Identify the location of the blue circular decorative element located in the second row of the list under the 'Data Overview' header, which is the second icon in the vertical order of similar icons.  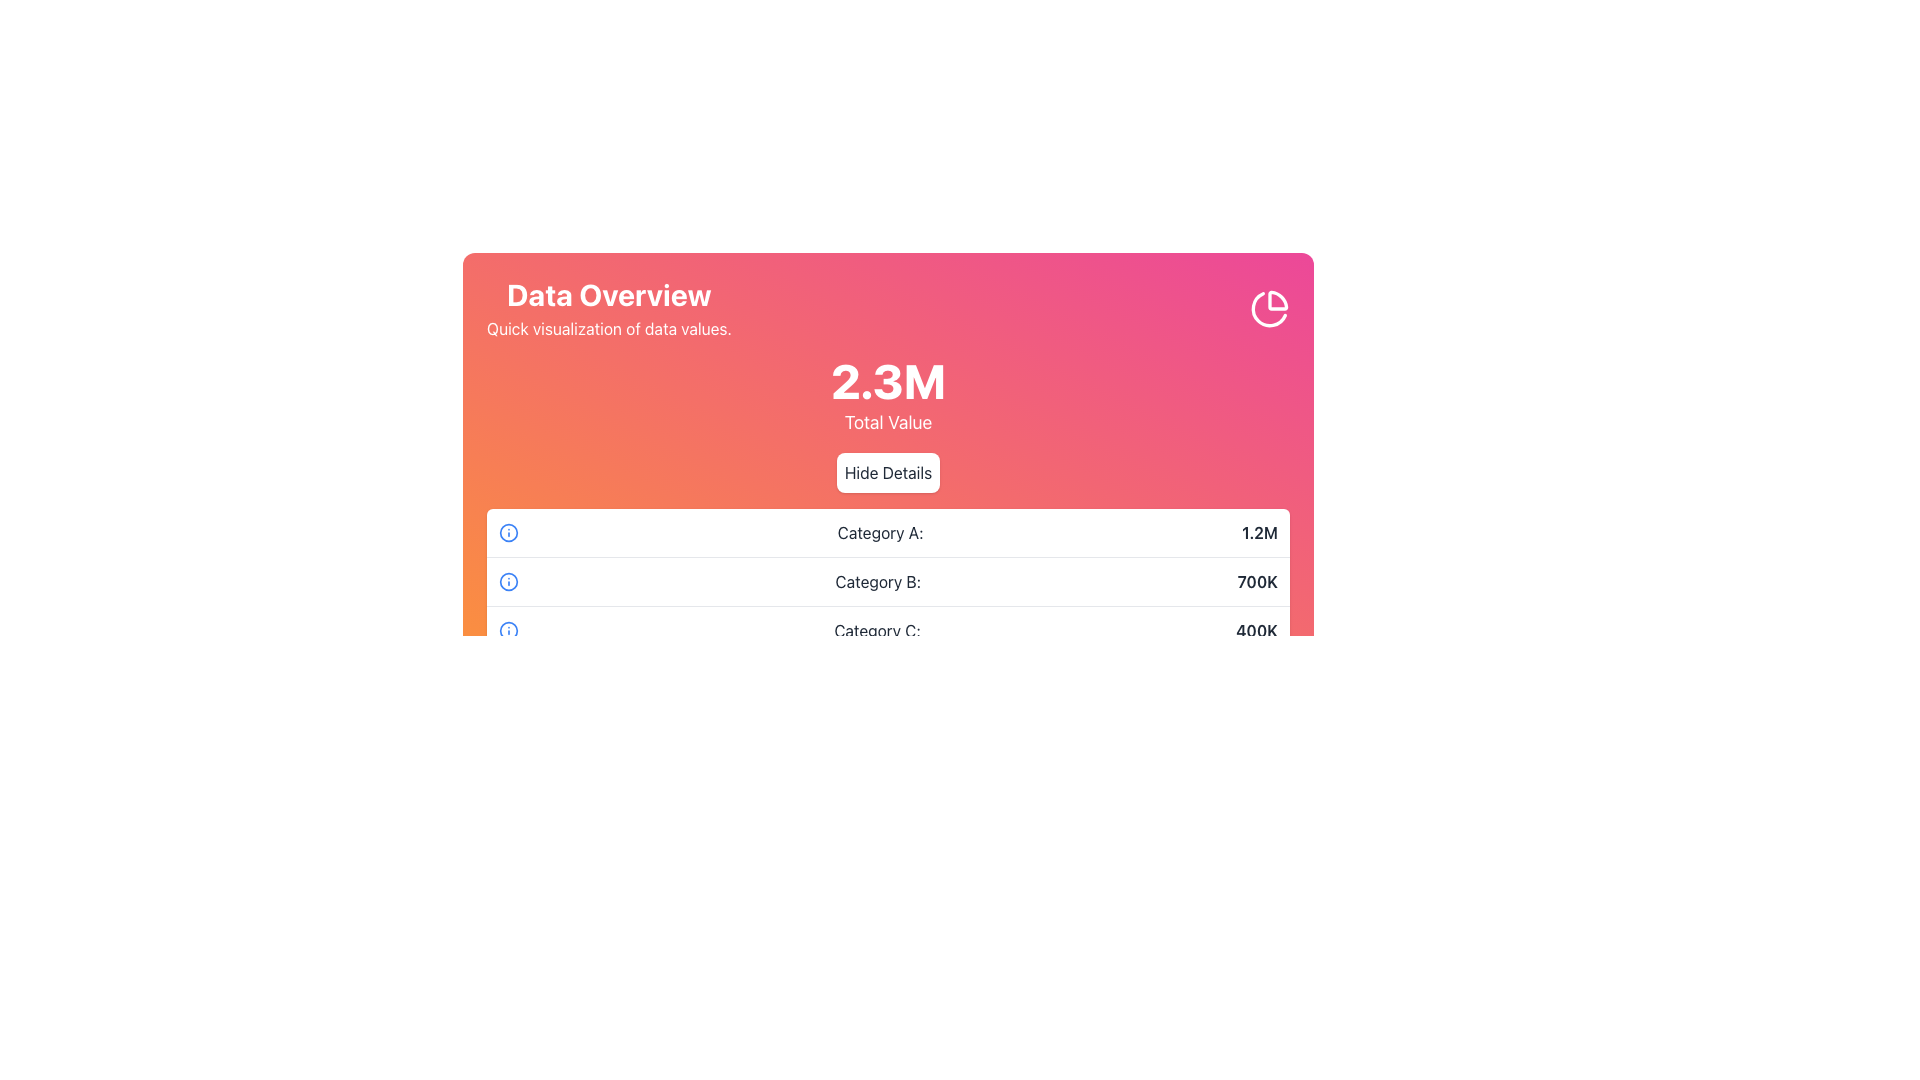
(508, 582).